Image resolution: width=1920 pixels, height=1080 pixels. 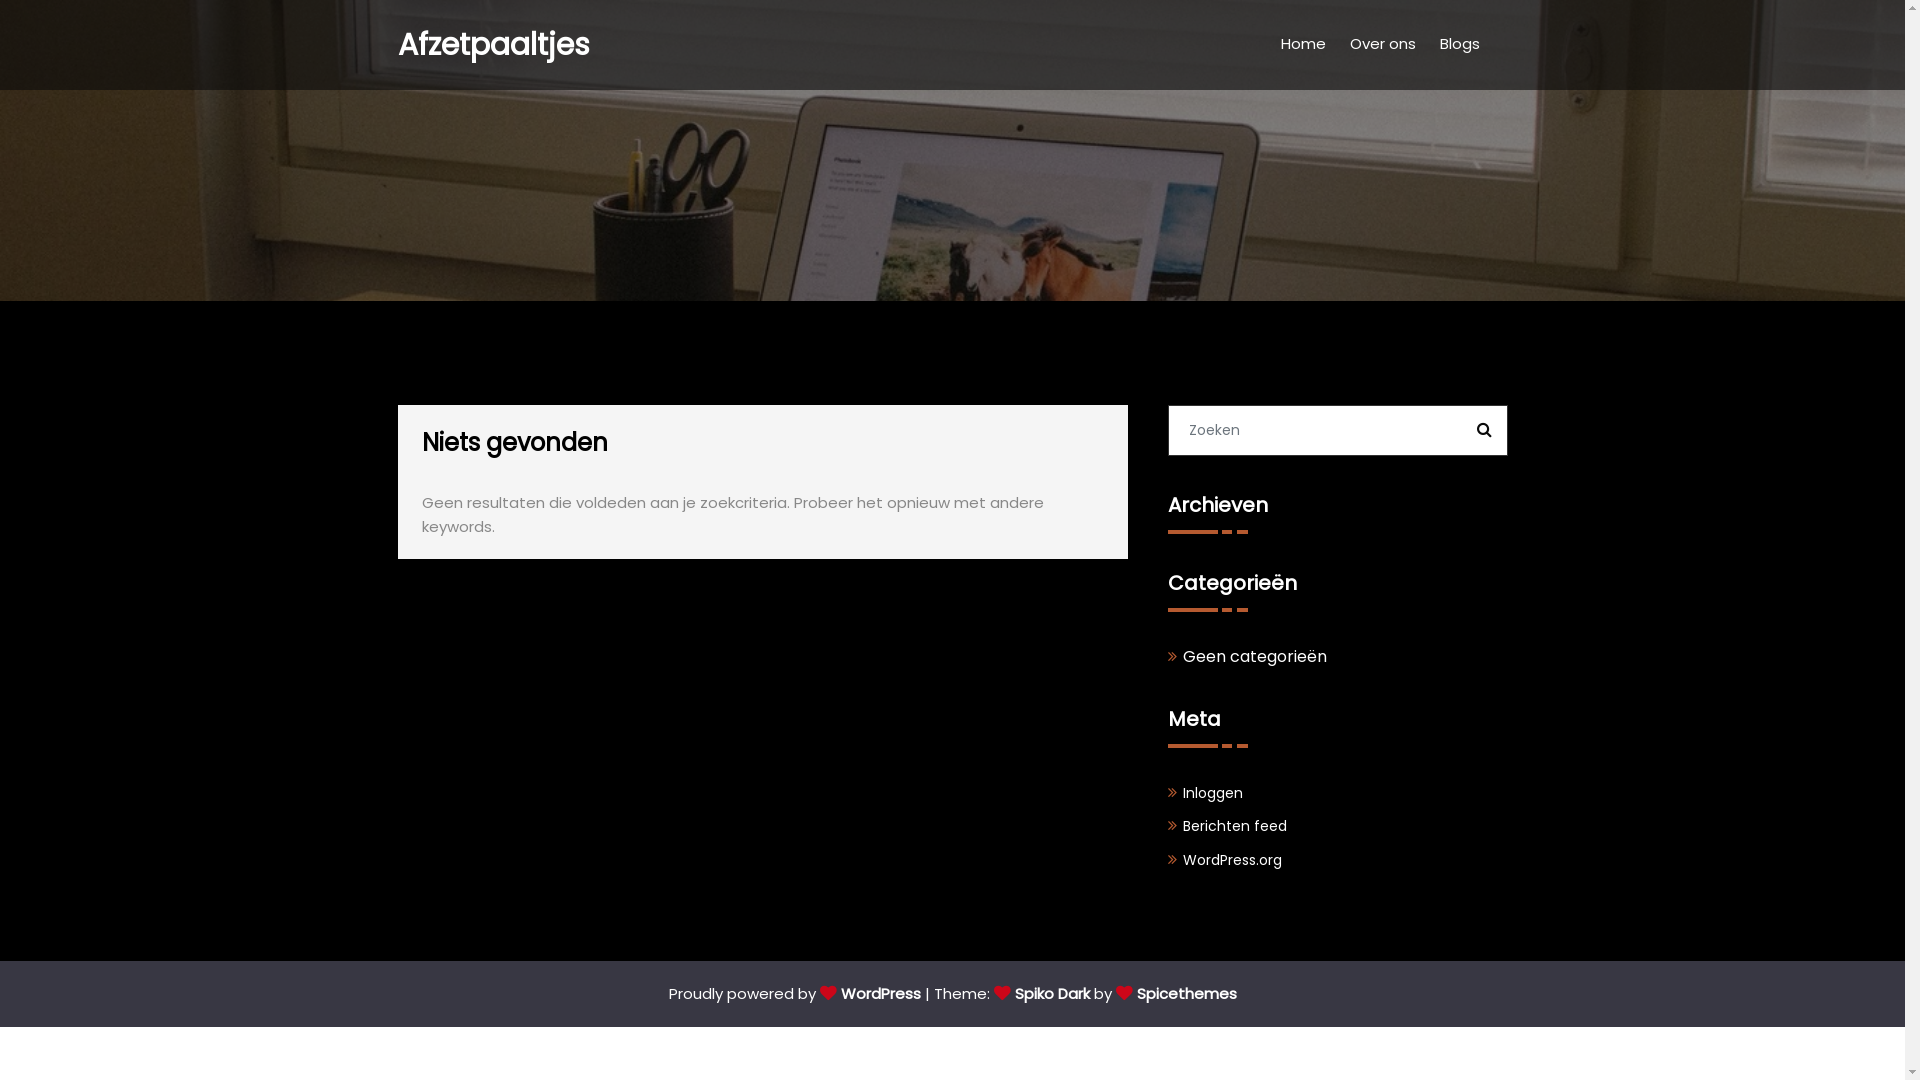 What do you see at coordinates (1176, 993) in the screenshot?
I see `'Spicethemes'` at bounding box center [1176, 993].